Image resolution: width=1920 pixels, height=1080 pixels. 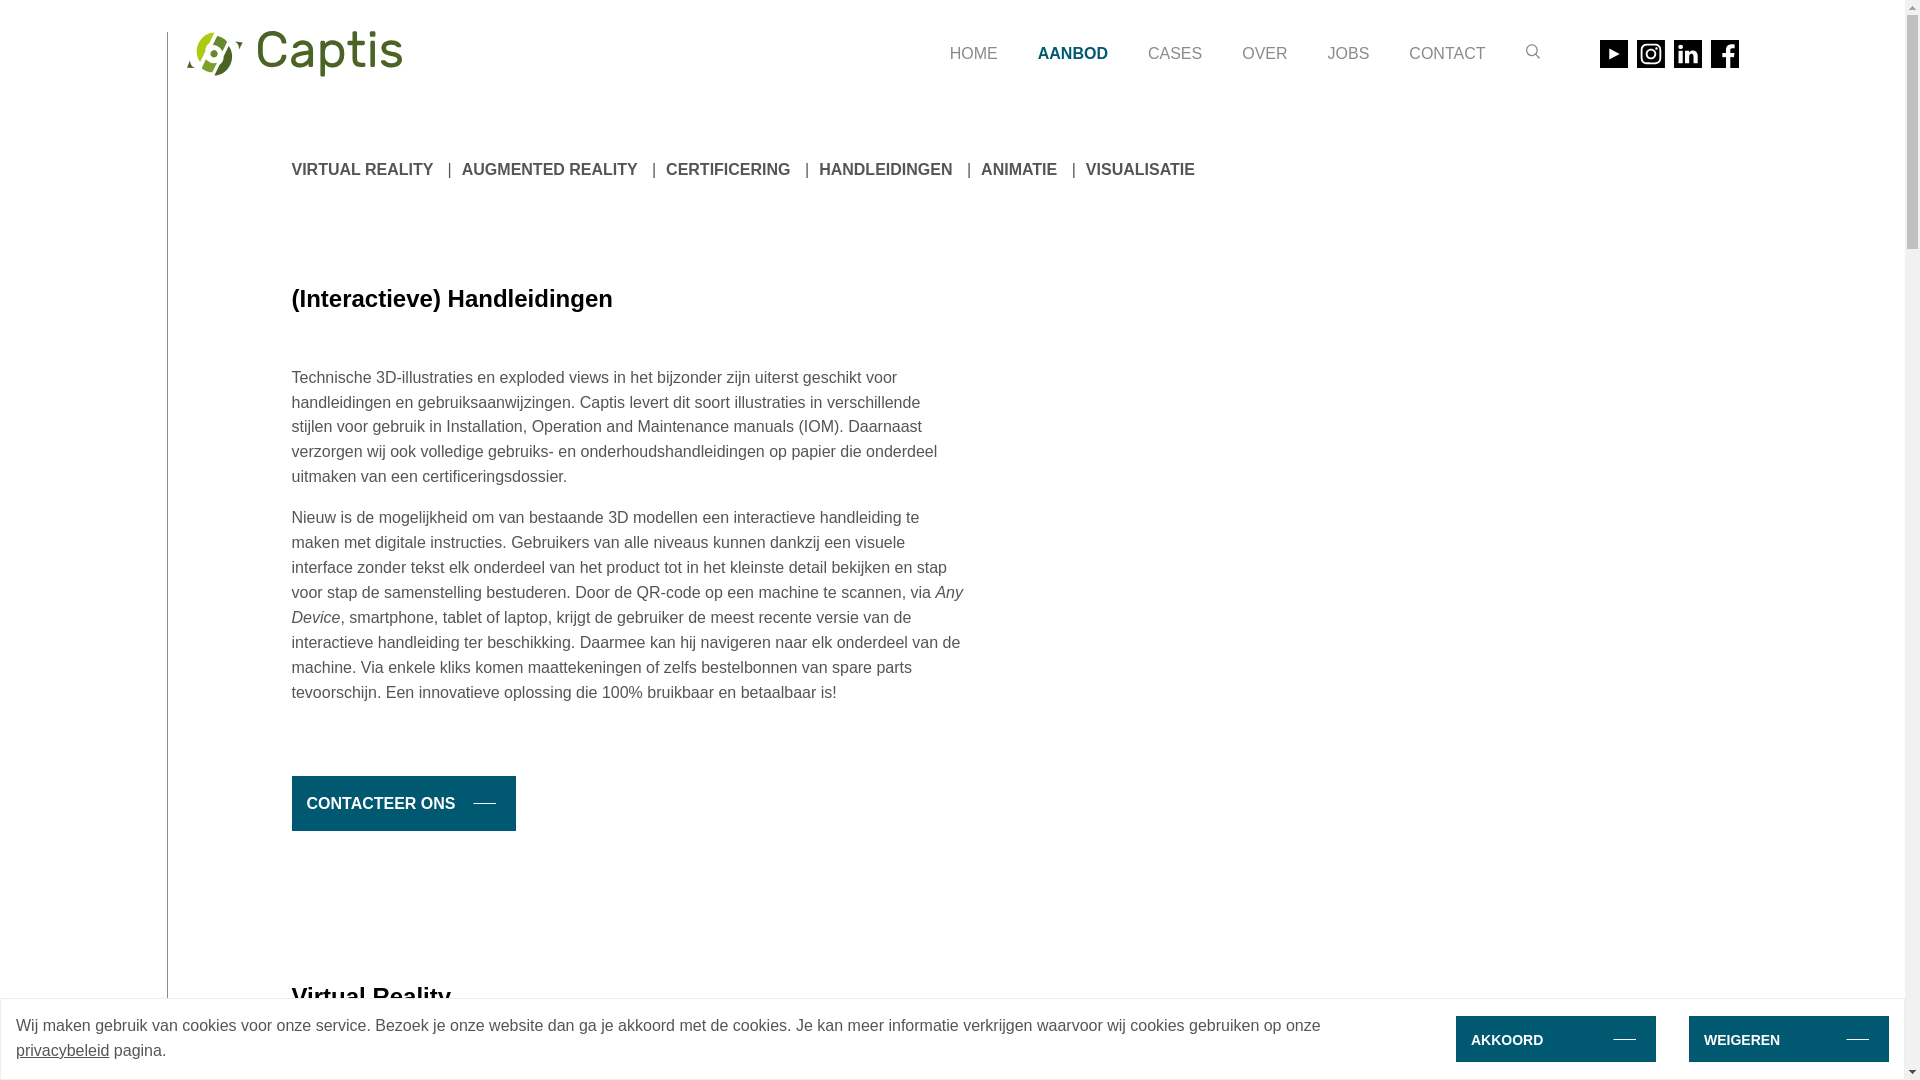 I want to click on 'CASES', so click(x=1147, y=53).